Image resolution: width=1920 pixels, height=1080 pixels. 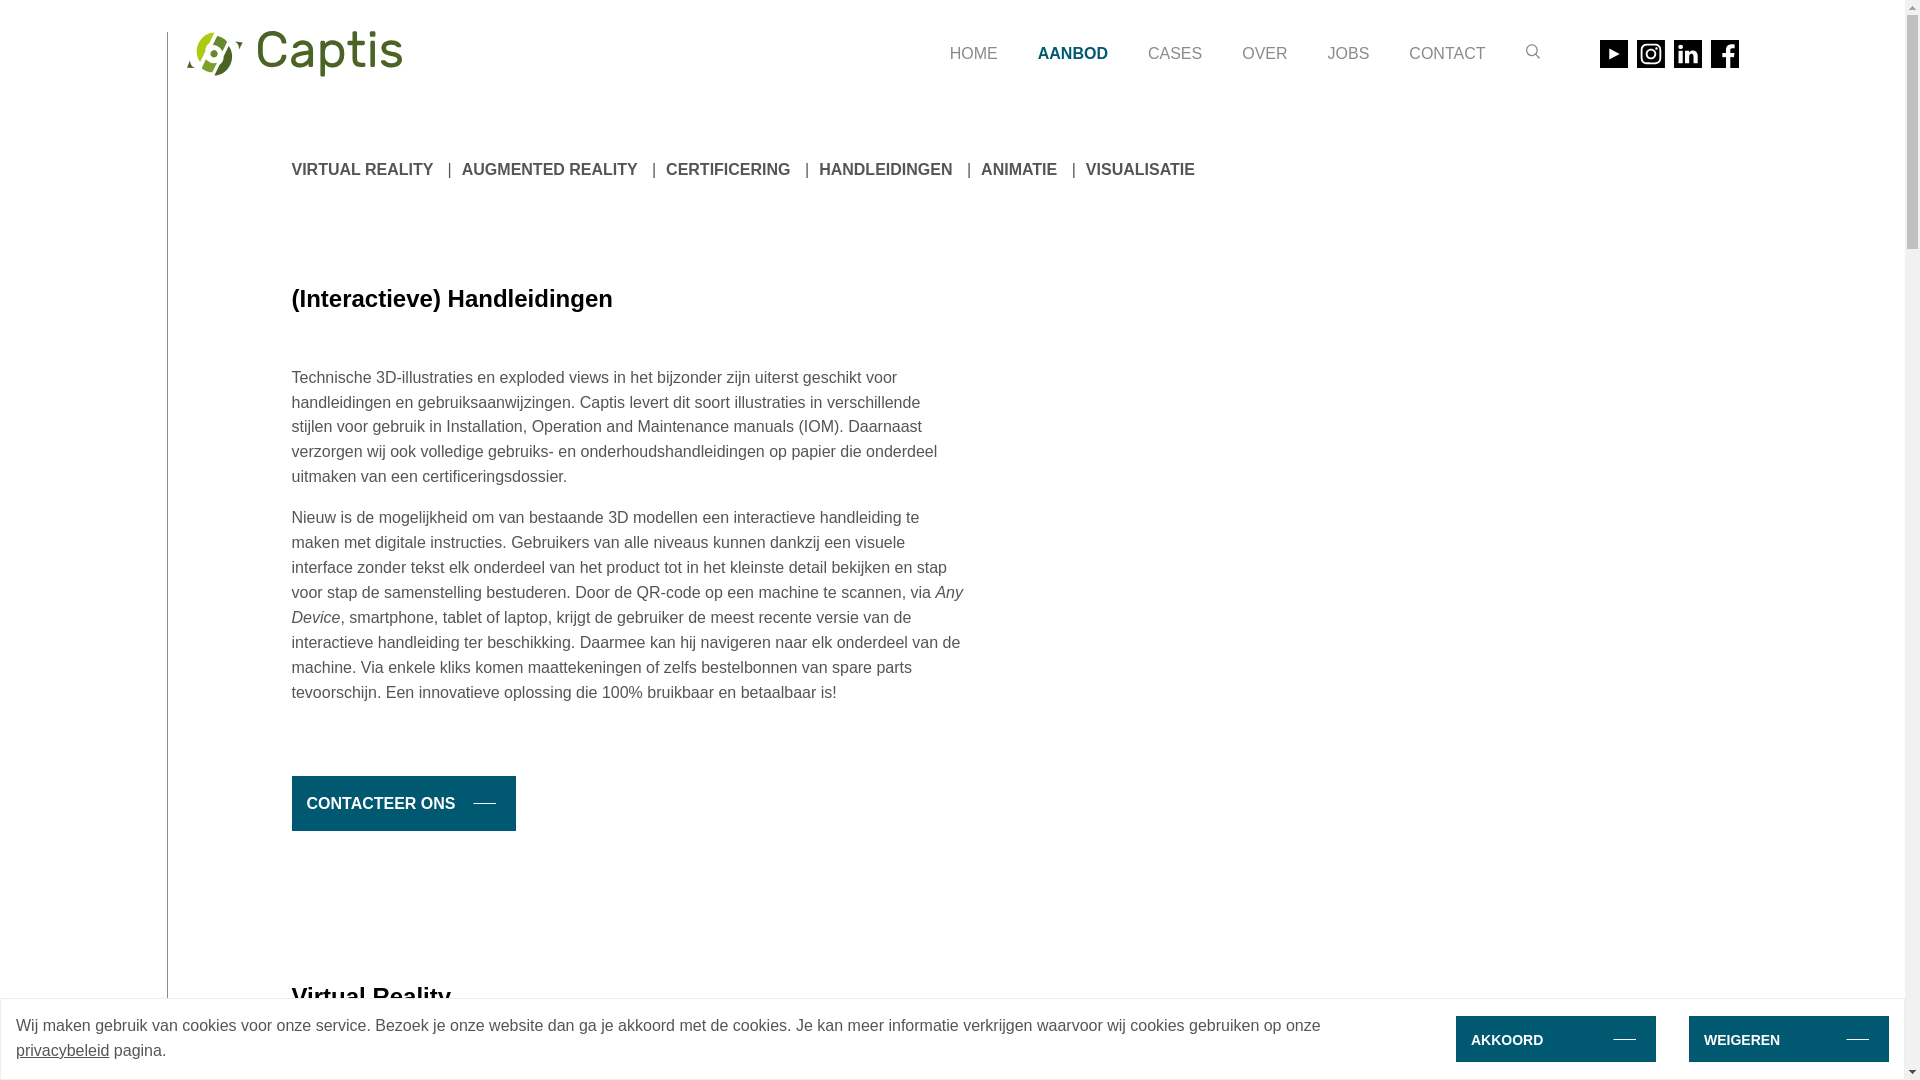 I want to click on 'CASES', so click(x=1147, y=53).